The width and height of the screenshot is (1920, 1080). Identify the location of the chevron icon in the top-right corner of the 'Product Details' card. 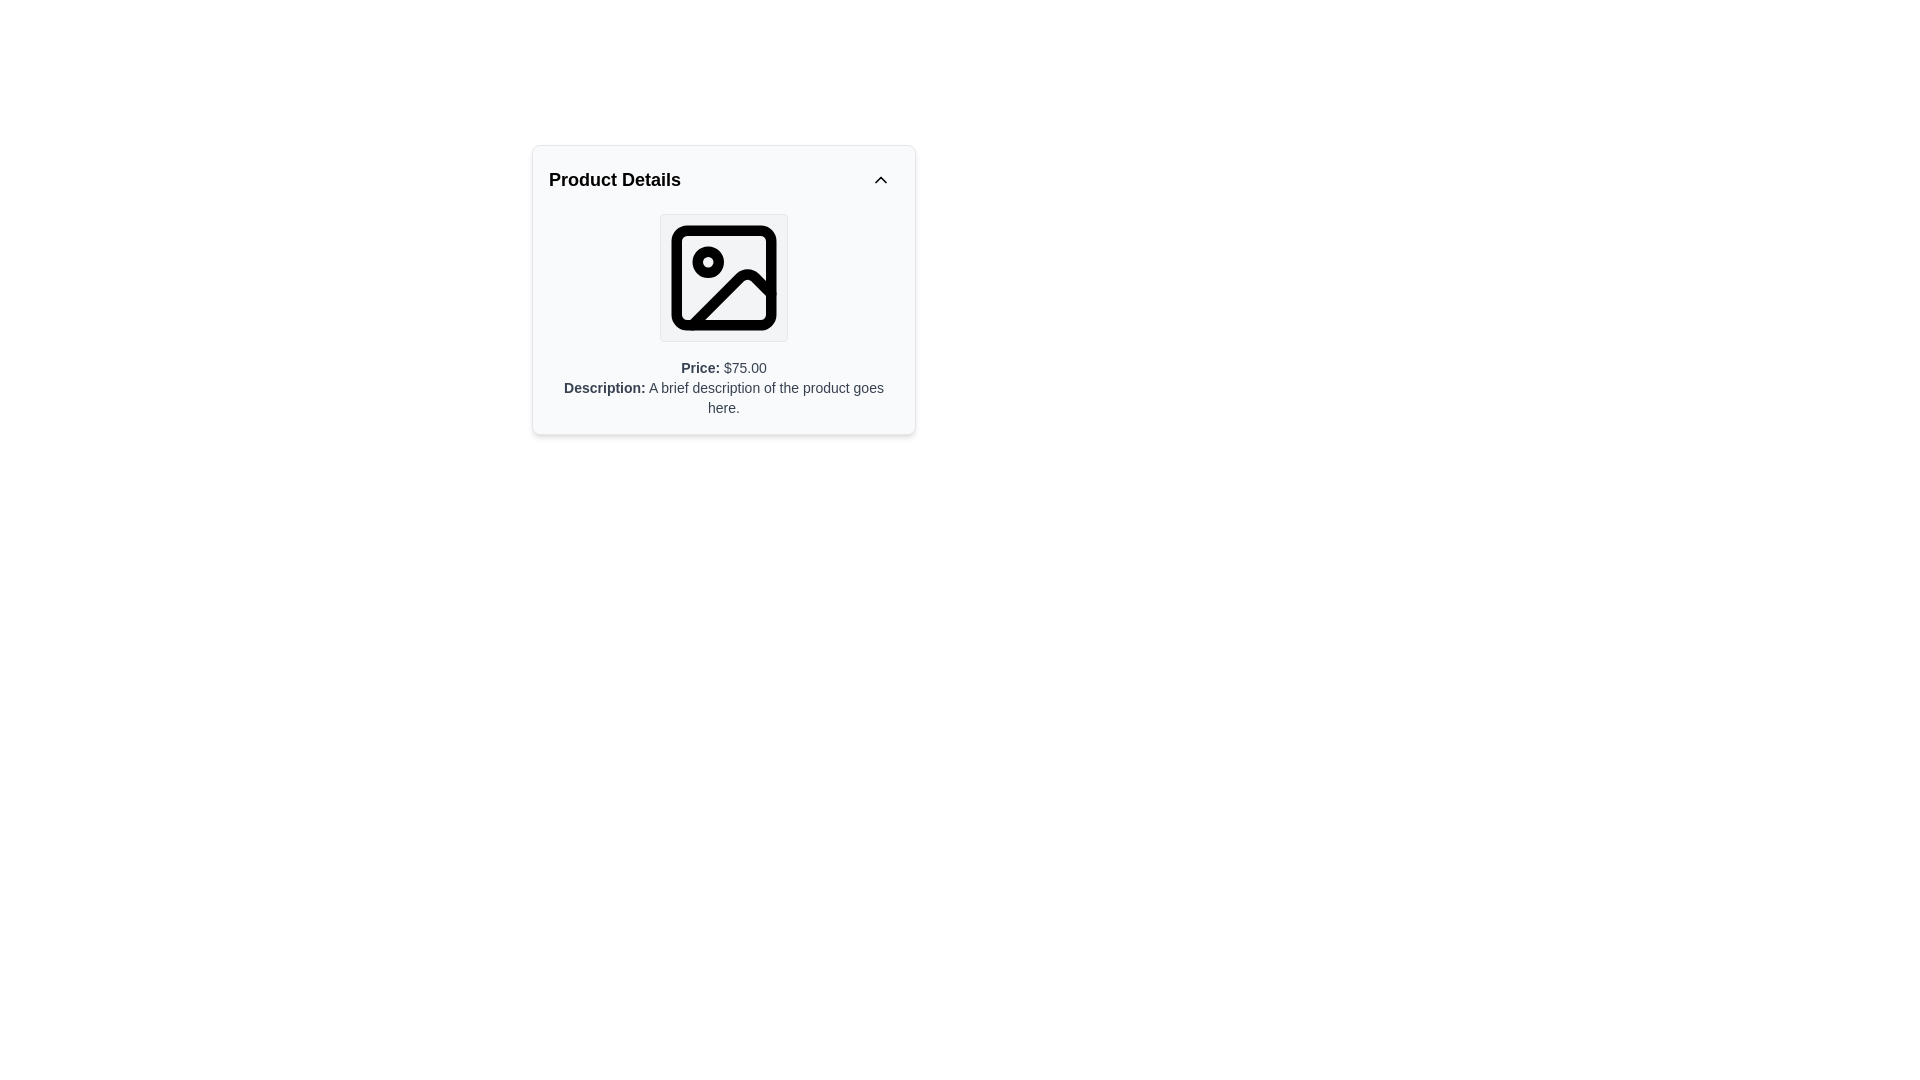
(880, 180).